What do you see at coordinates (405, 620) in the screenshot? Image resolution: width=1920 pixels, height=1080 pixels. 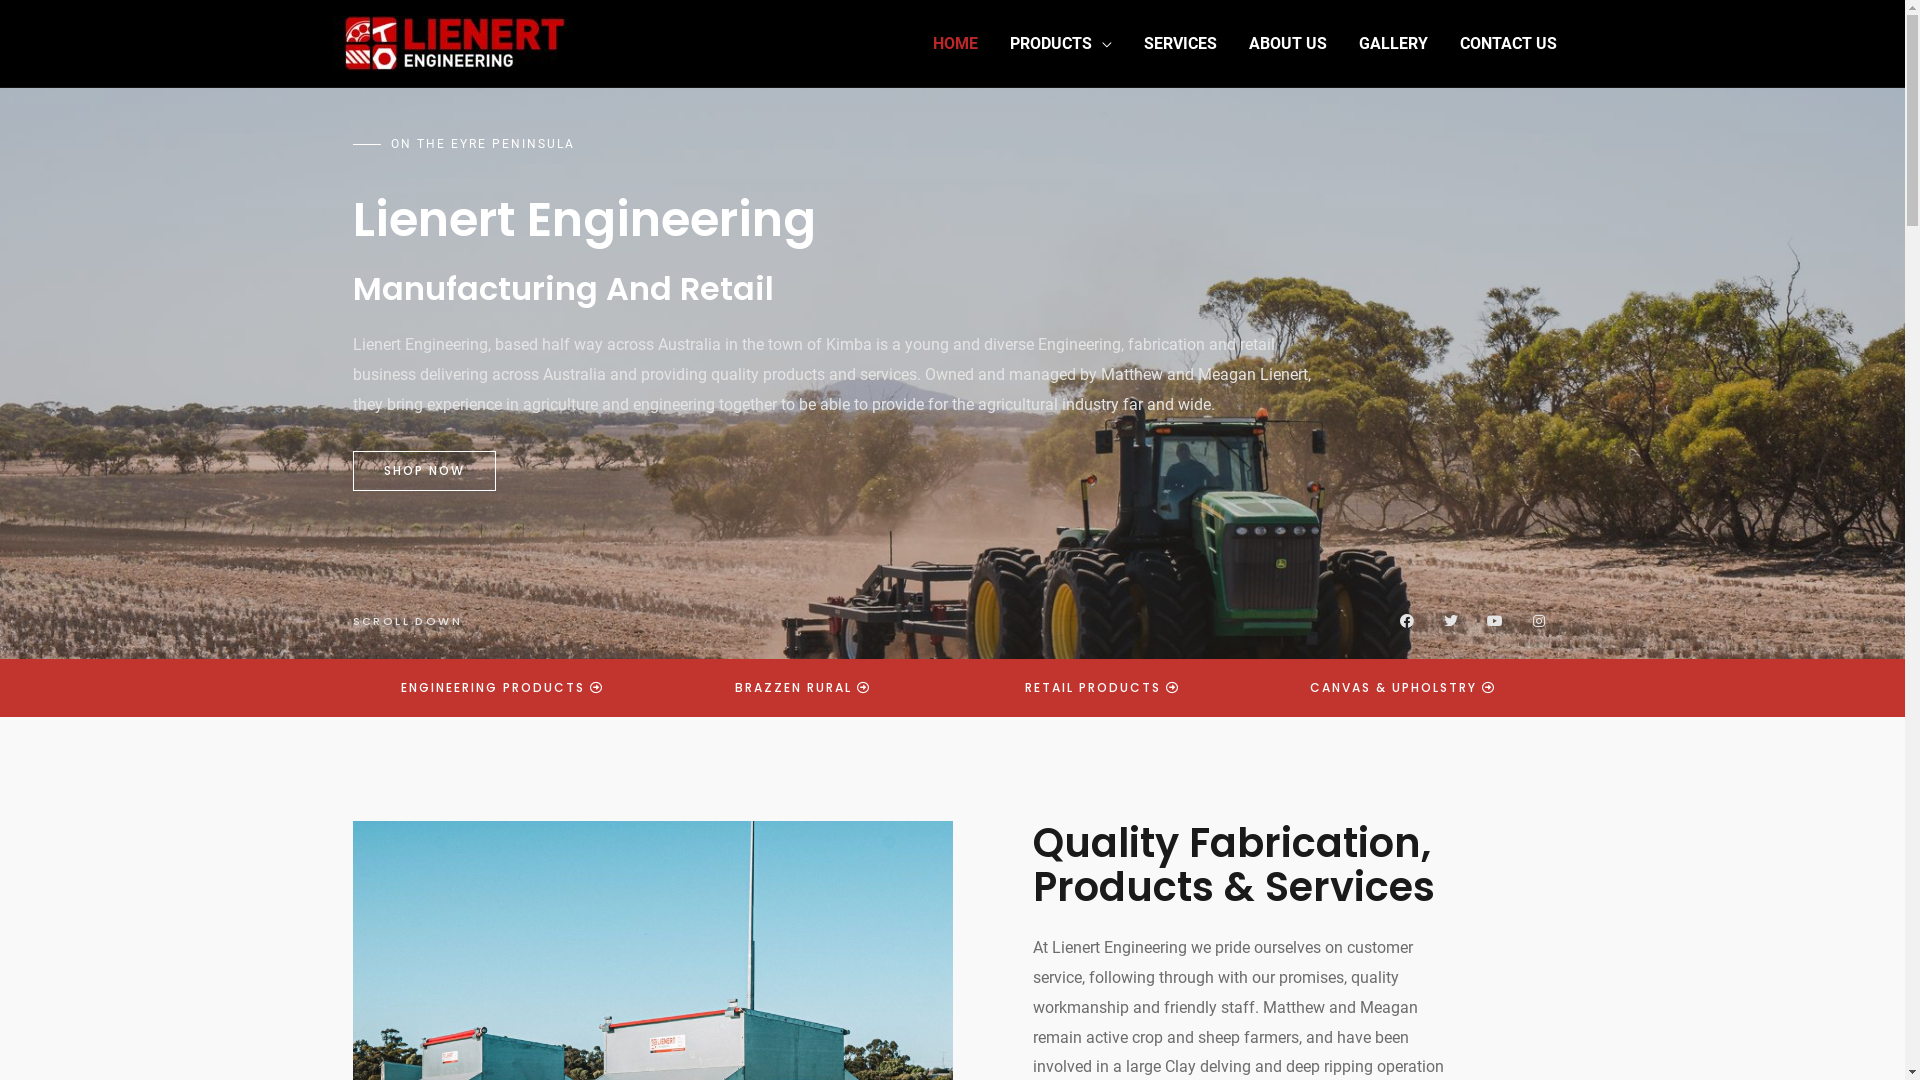 I see `'SCROLL DOWN'` at bounding box center [405, 620].